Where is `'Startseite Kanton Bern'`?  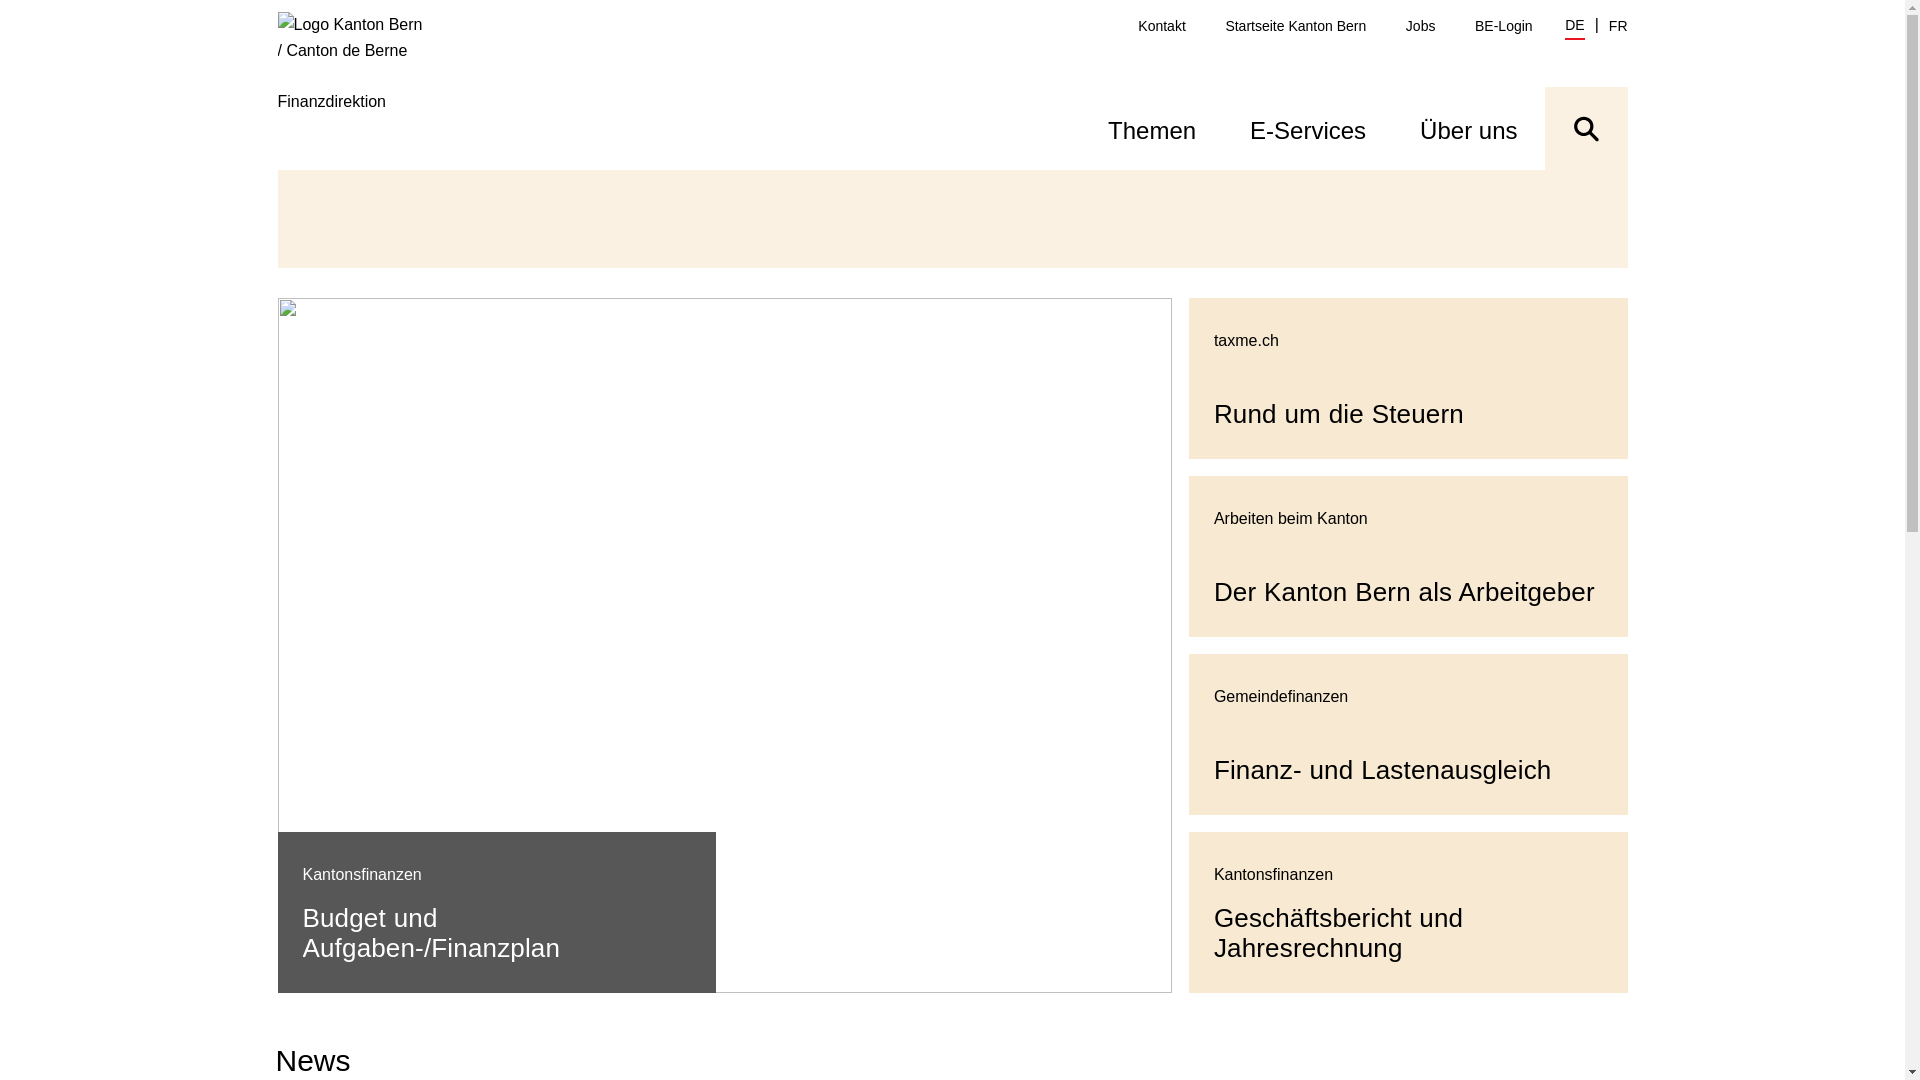
'Startseite Kanton Bern' is located at coordinates (1295, 26).